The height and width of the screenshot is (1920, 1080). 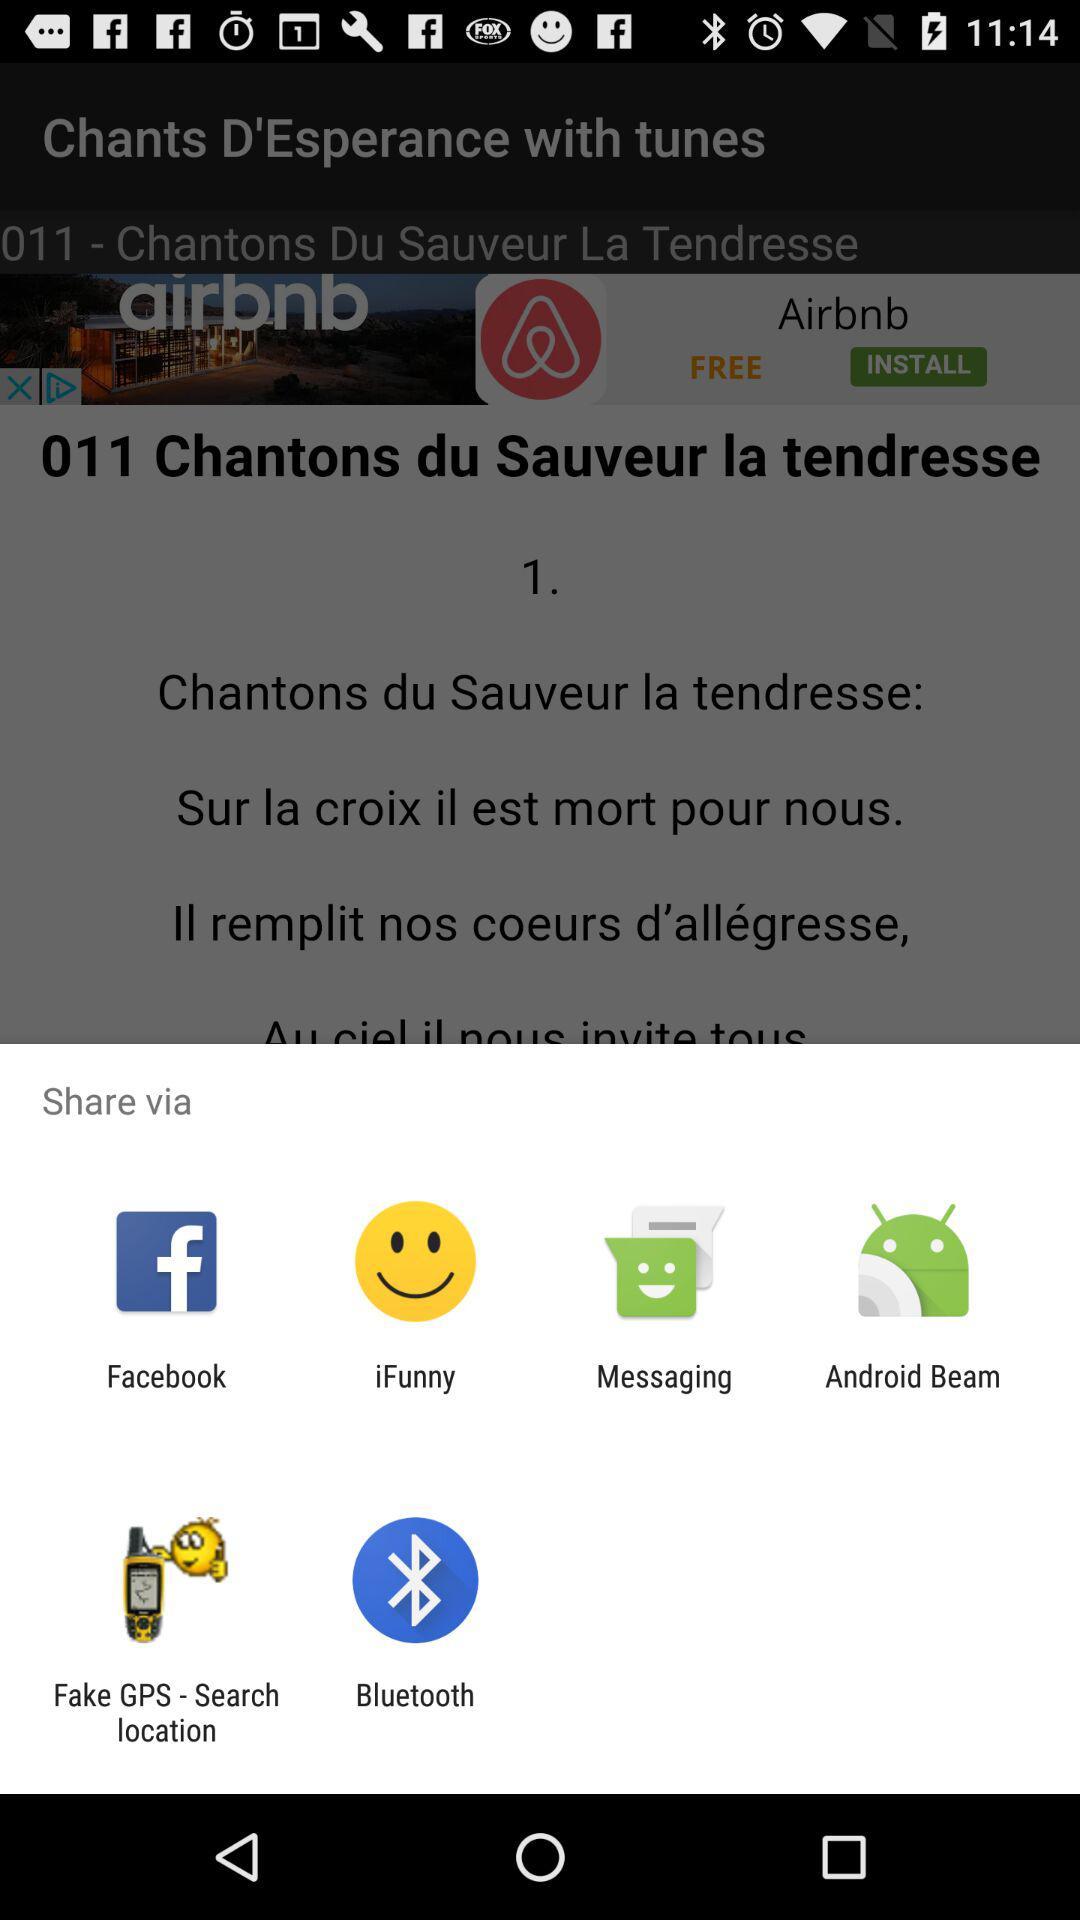 What do you see at coordinates (165, 1392) in the screenshot?
I see `app next to ifunny app` at bounding box center [165, 1392].